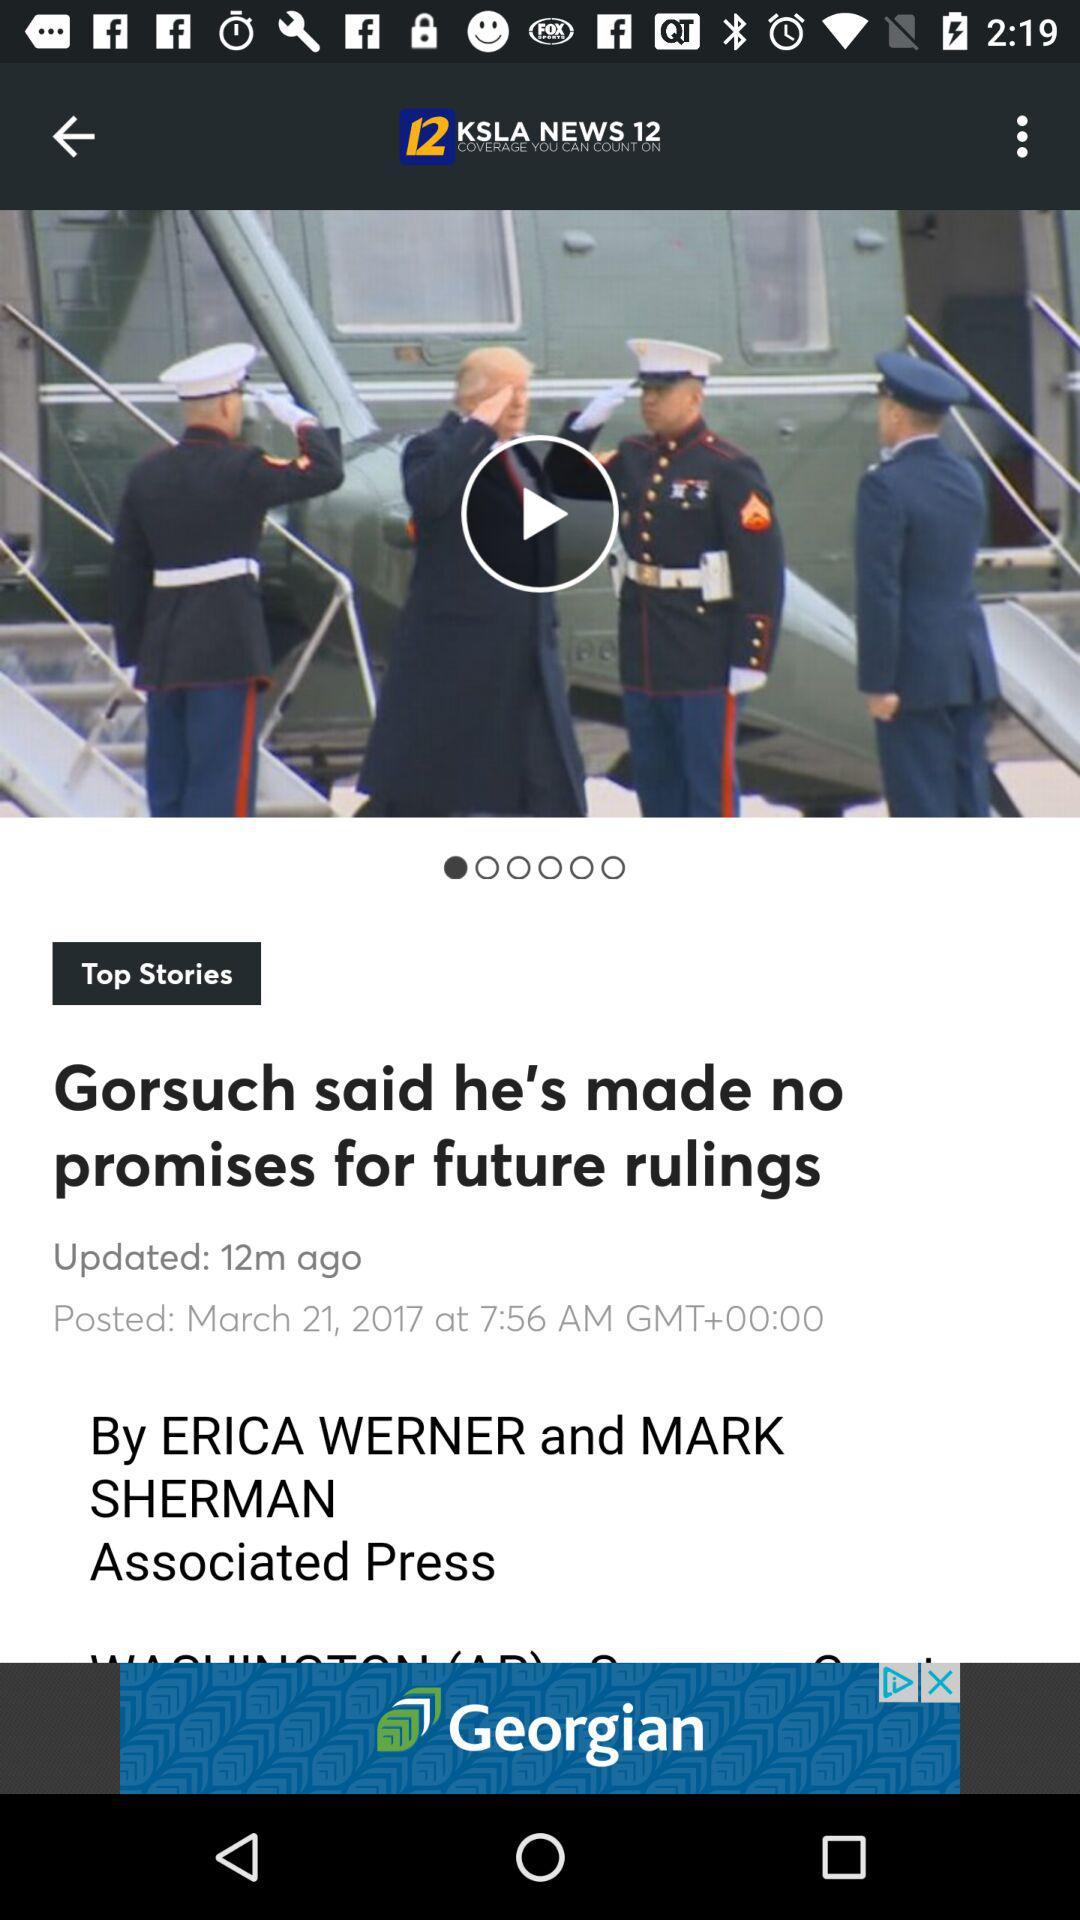 Image resolution: width=1080 pixels, height=1920 pixels. Describe the element at coordinates (540, 1727) in the screenshot. I see `make advertisement` at that location.